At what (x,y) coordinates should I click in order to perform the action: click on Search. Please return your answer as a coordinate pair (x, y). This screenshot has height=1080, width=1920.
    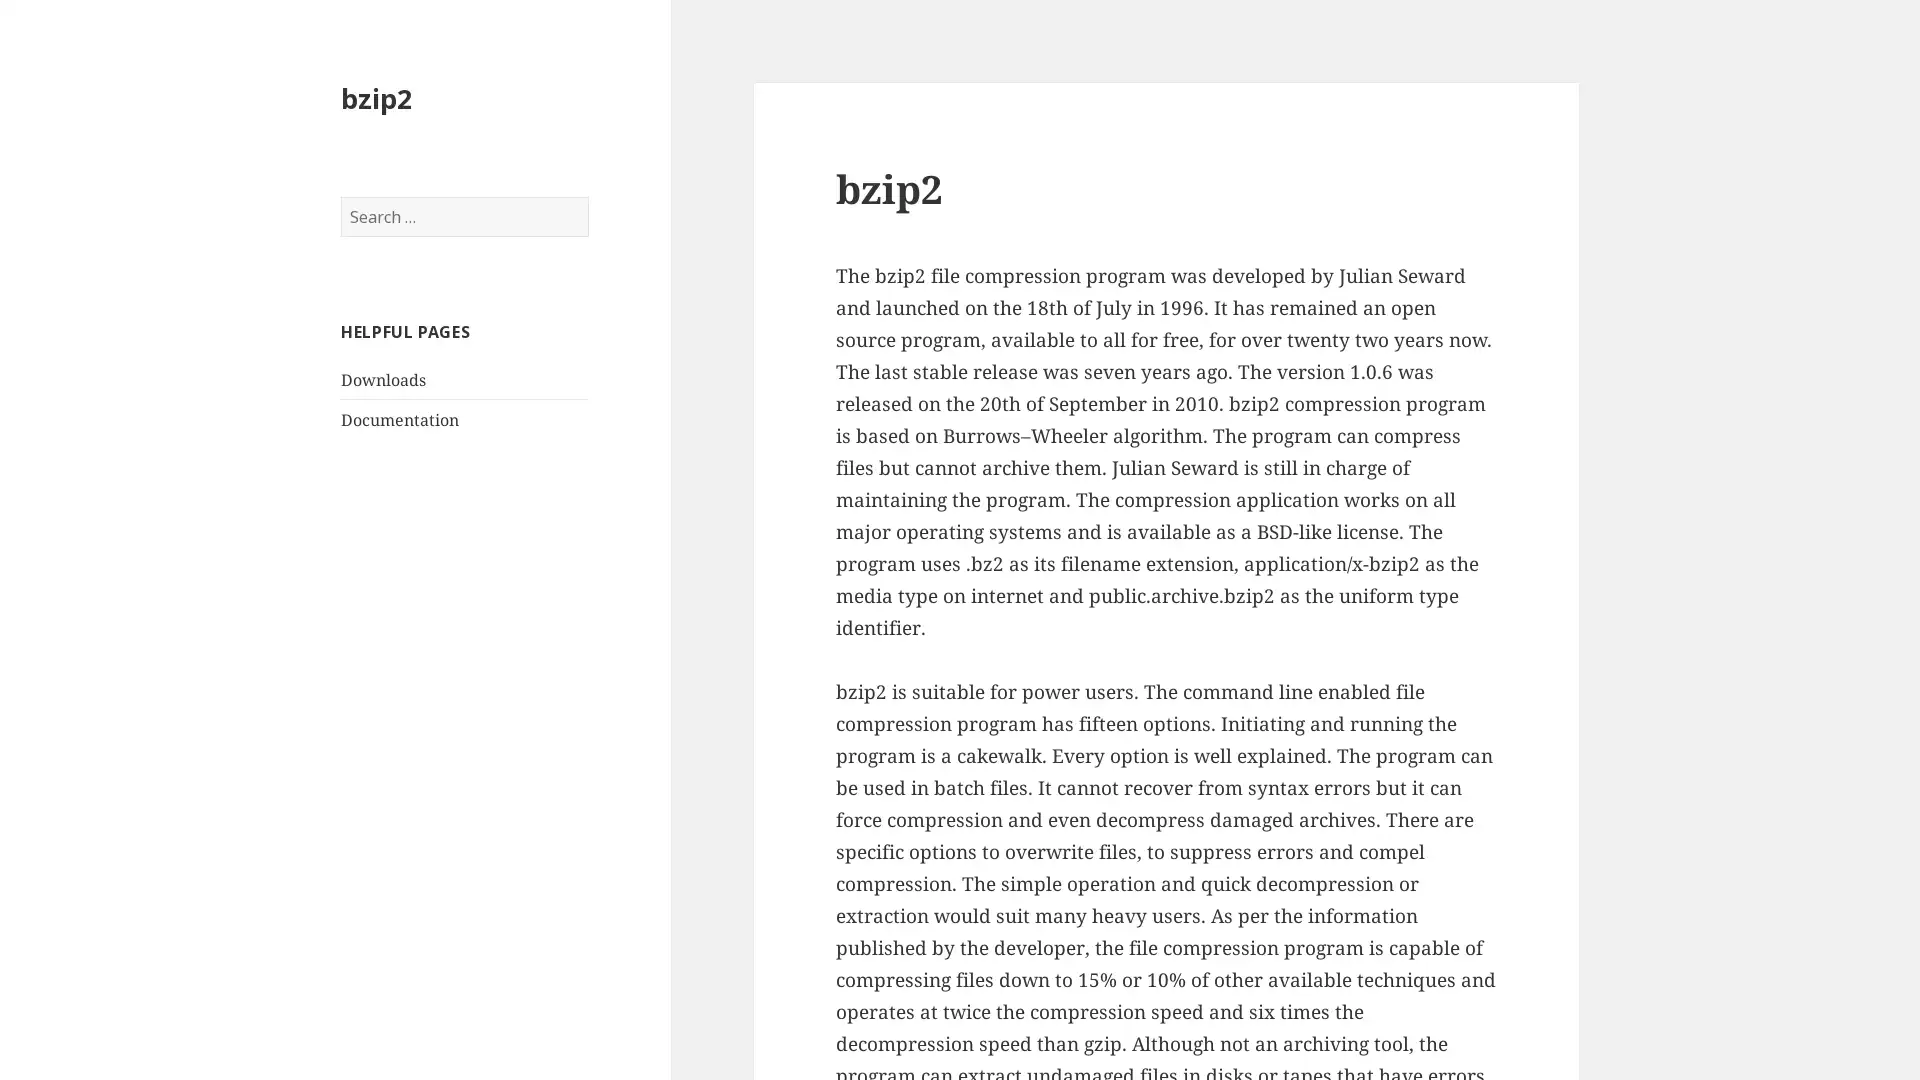
    Looking at the image, I should click on (587, 197).